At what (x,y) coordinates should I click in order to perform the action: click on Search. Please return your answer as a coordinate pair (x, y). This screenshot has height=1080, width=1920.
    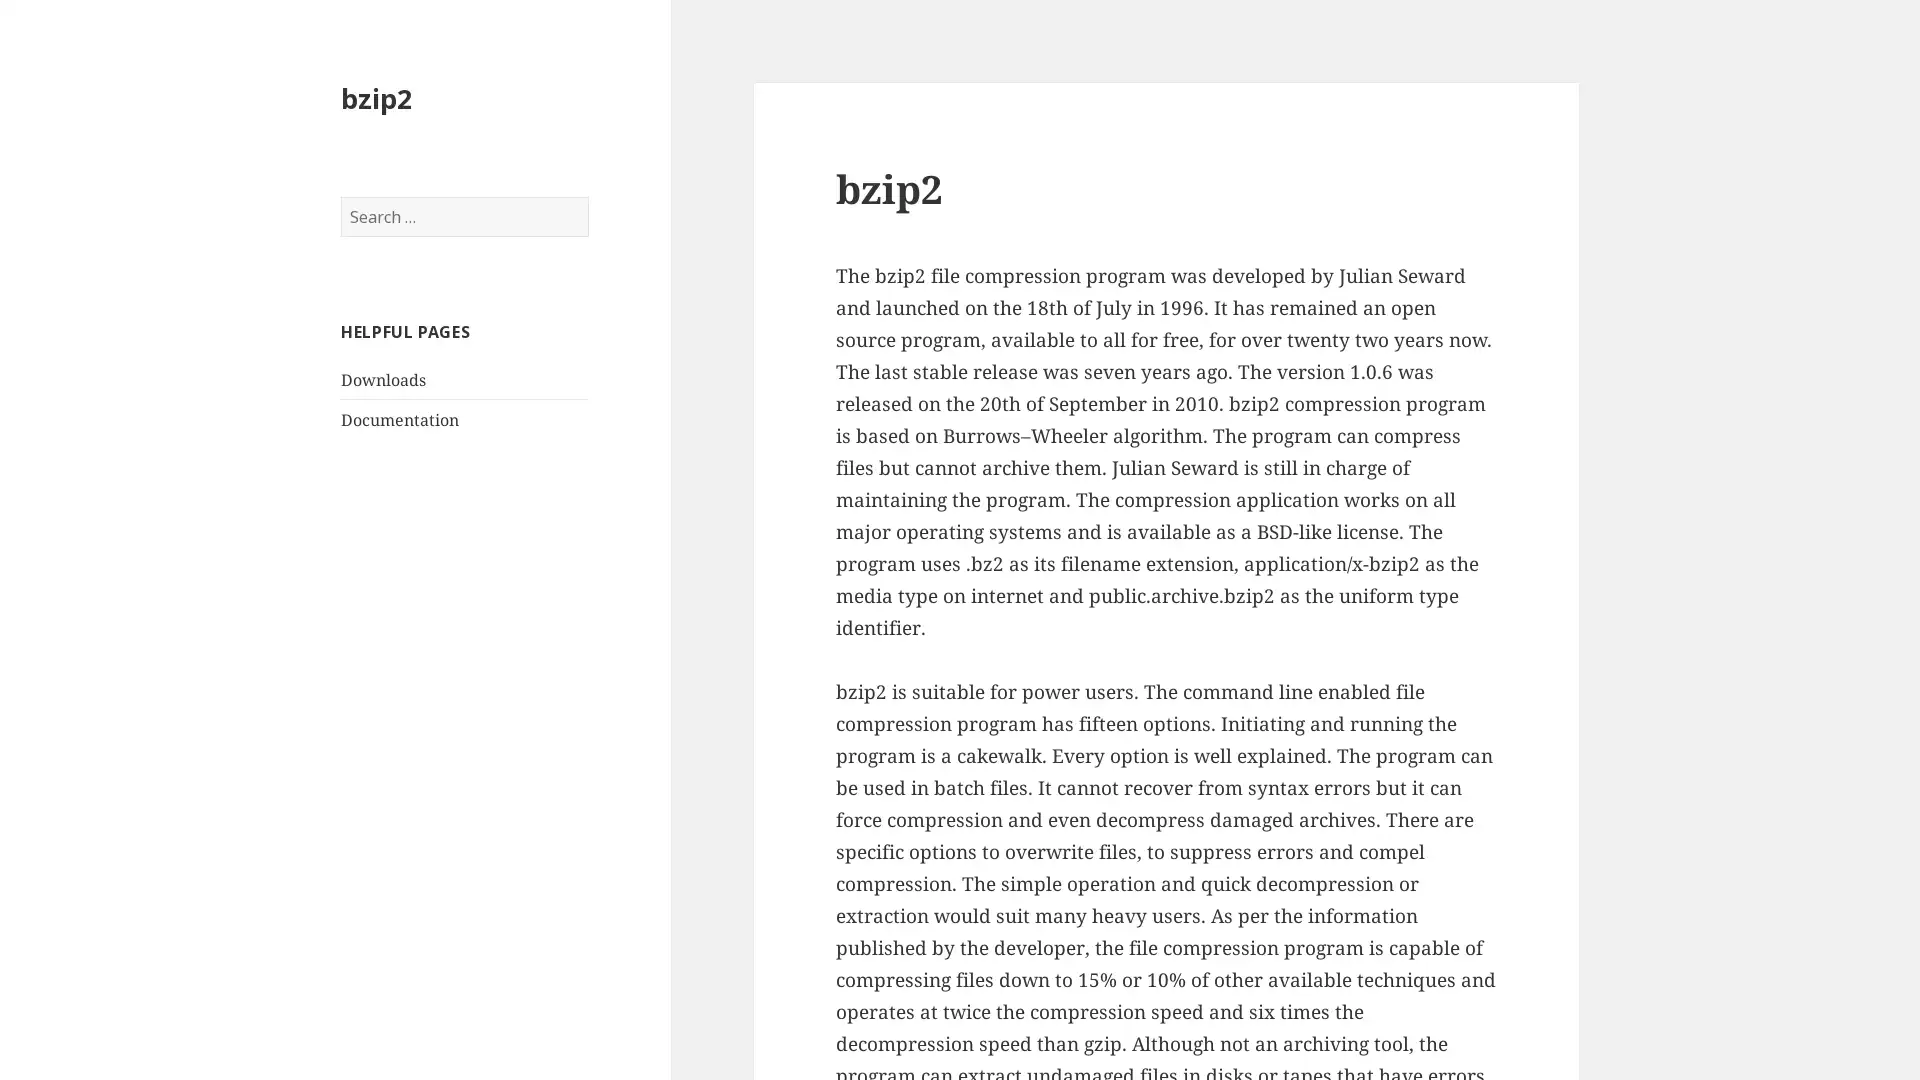
    Looking at the image, I should click on (587, 197).